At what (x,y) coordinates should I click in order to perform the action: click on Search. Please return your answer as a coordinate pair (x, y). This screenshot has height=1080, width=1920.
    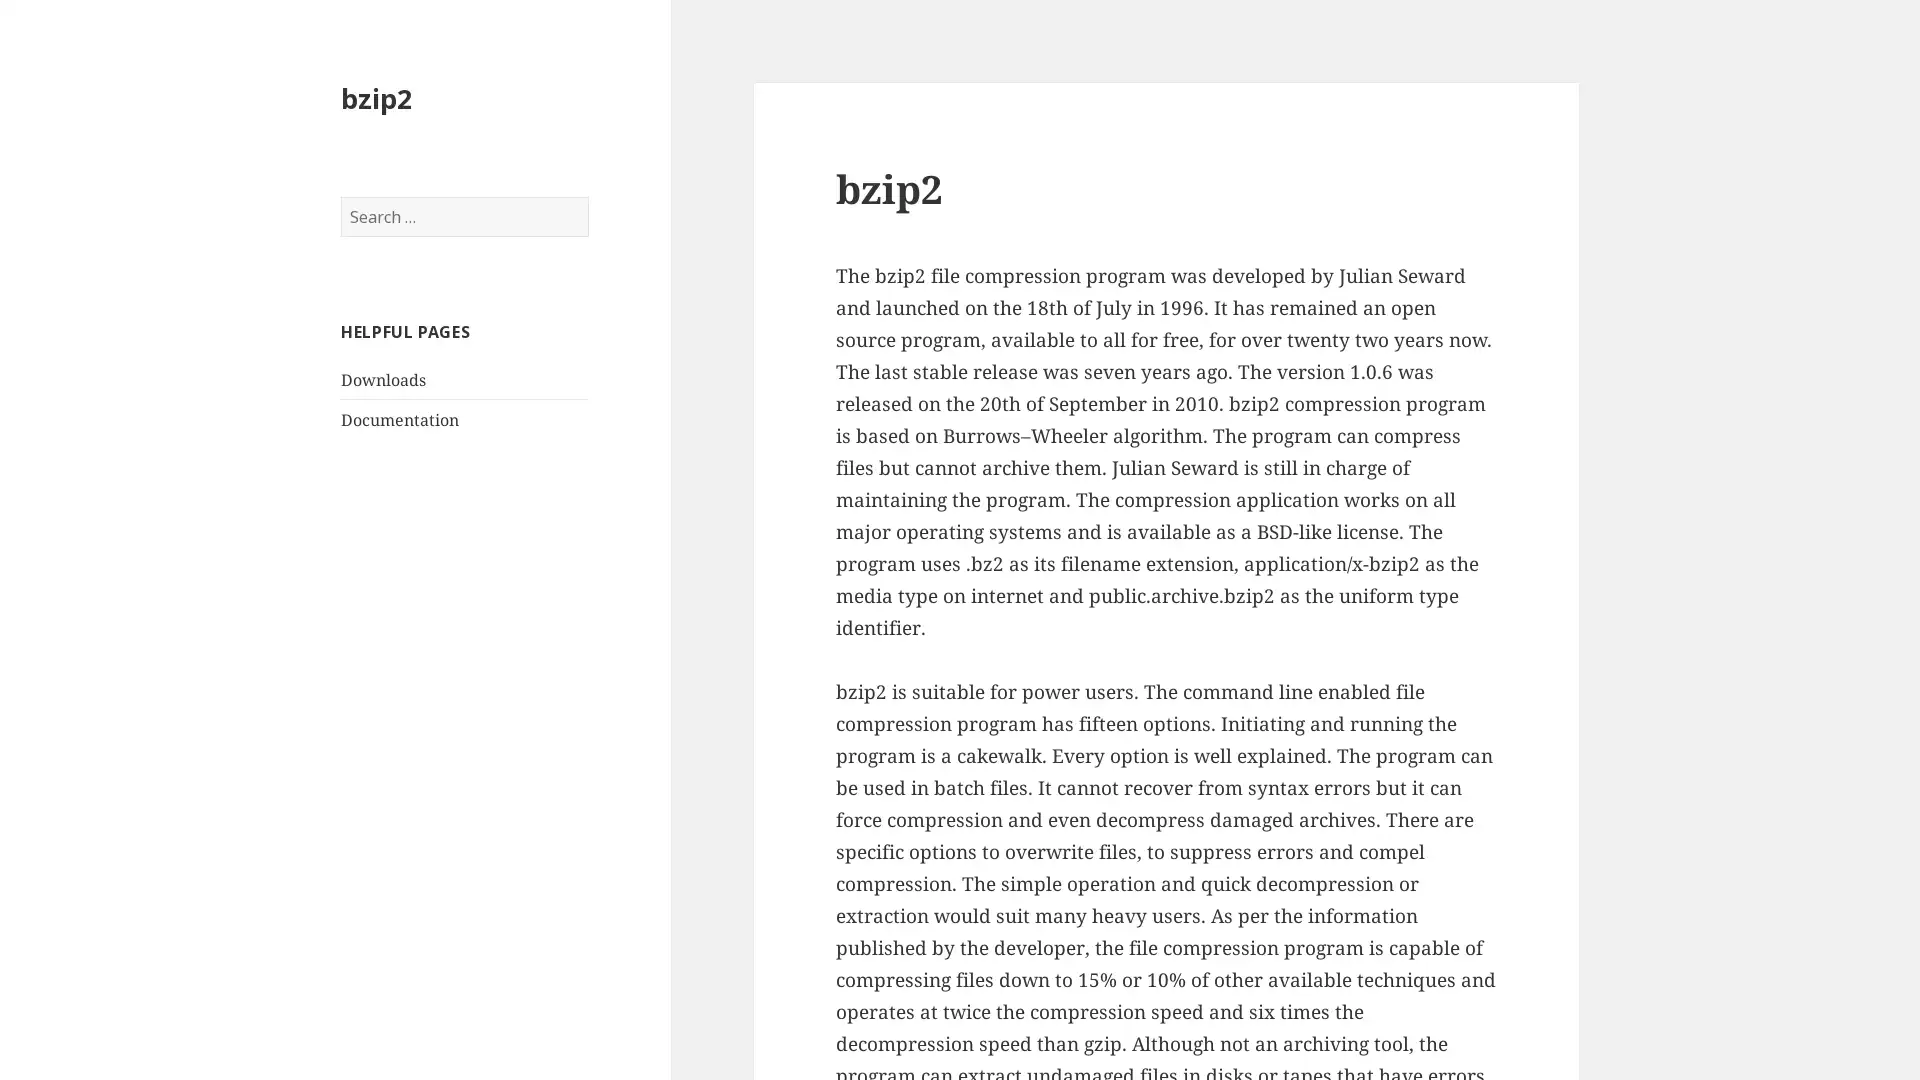
    Looking at the image, I should click on (587, 197).